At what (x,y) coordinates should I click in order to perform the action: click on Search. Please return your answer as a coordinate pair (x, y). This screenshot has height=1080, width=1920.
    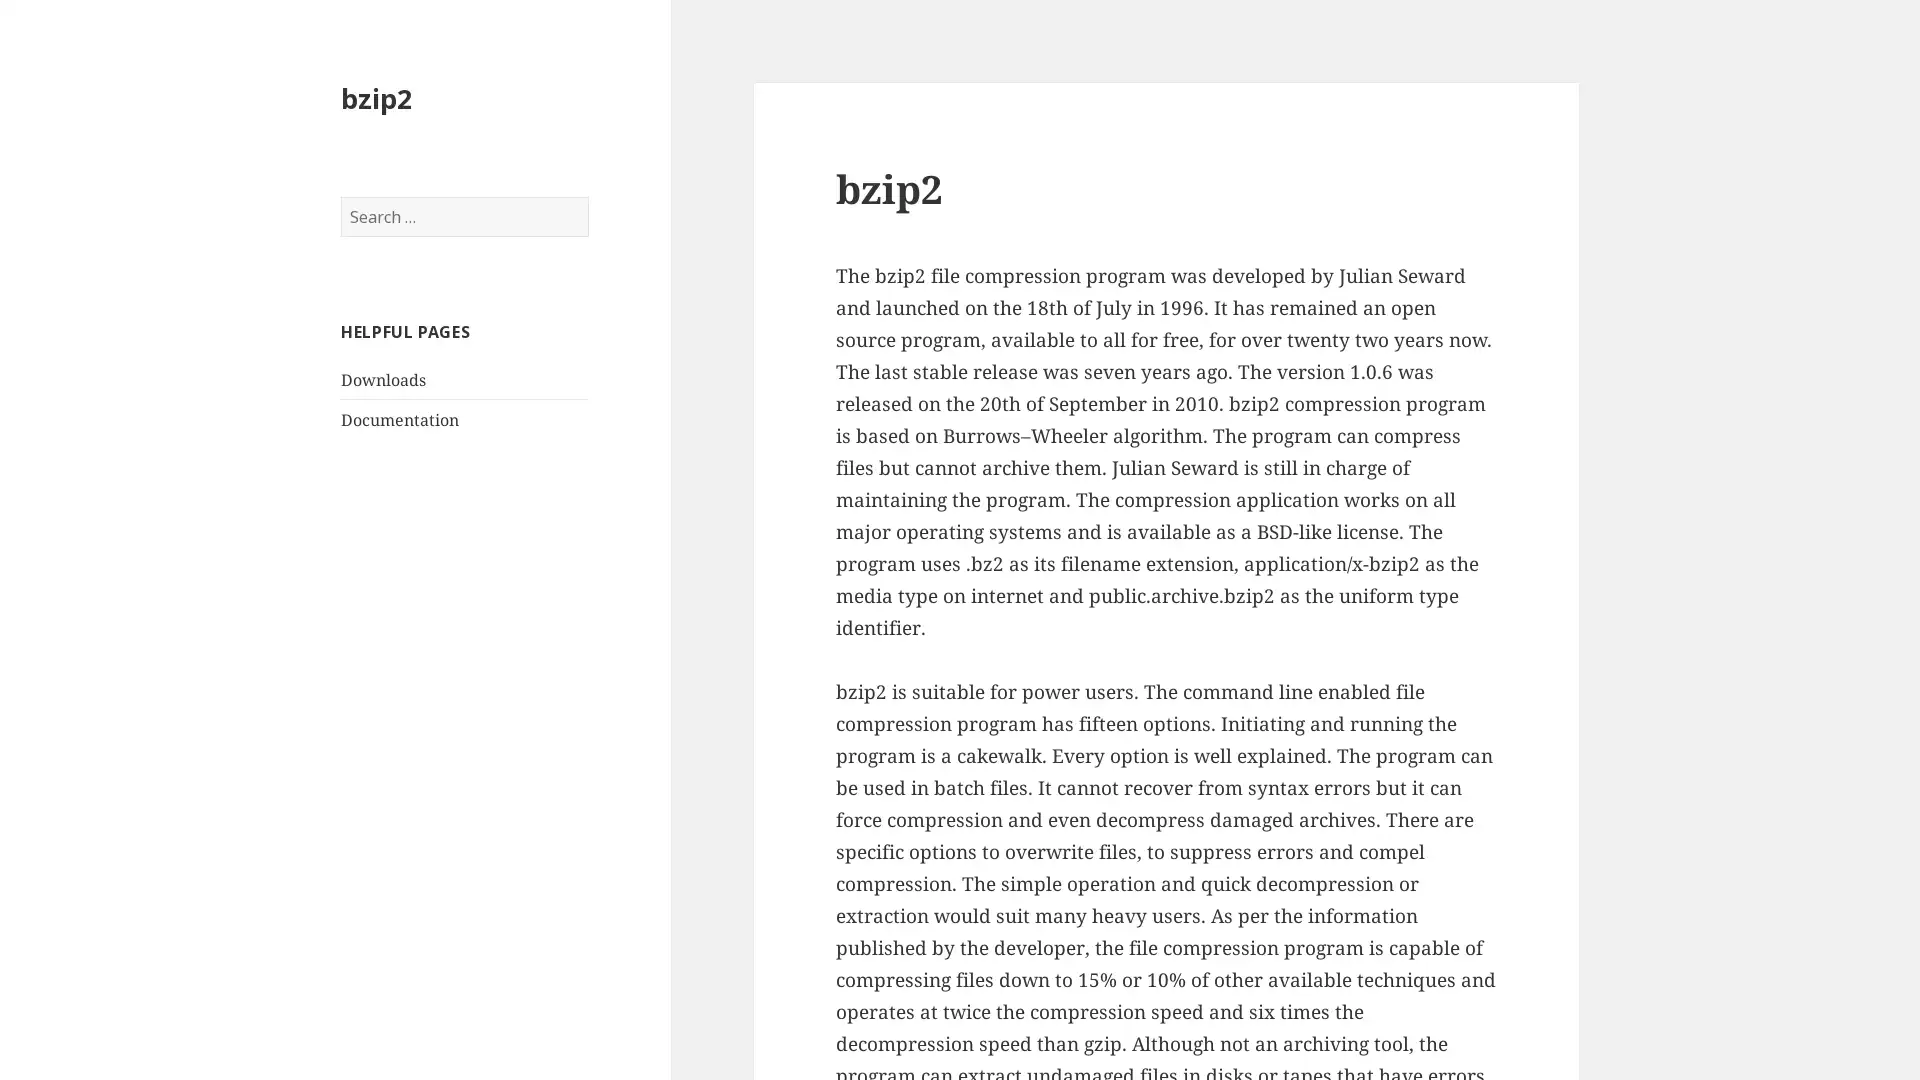
    Looking at the image, I should click on (587, 197).